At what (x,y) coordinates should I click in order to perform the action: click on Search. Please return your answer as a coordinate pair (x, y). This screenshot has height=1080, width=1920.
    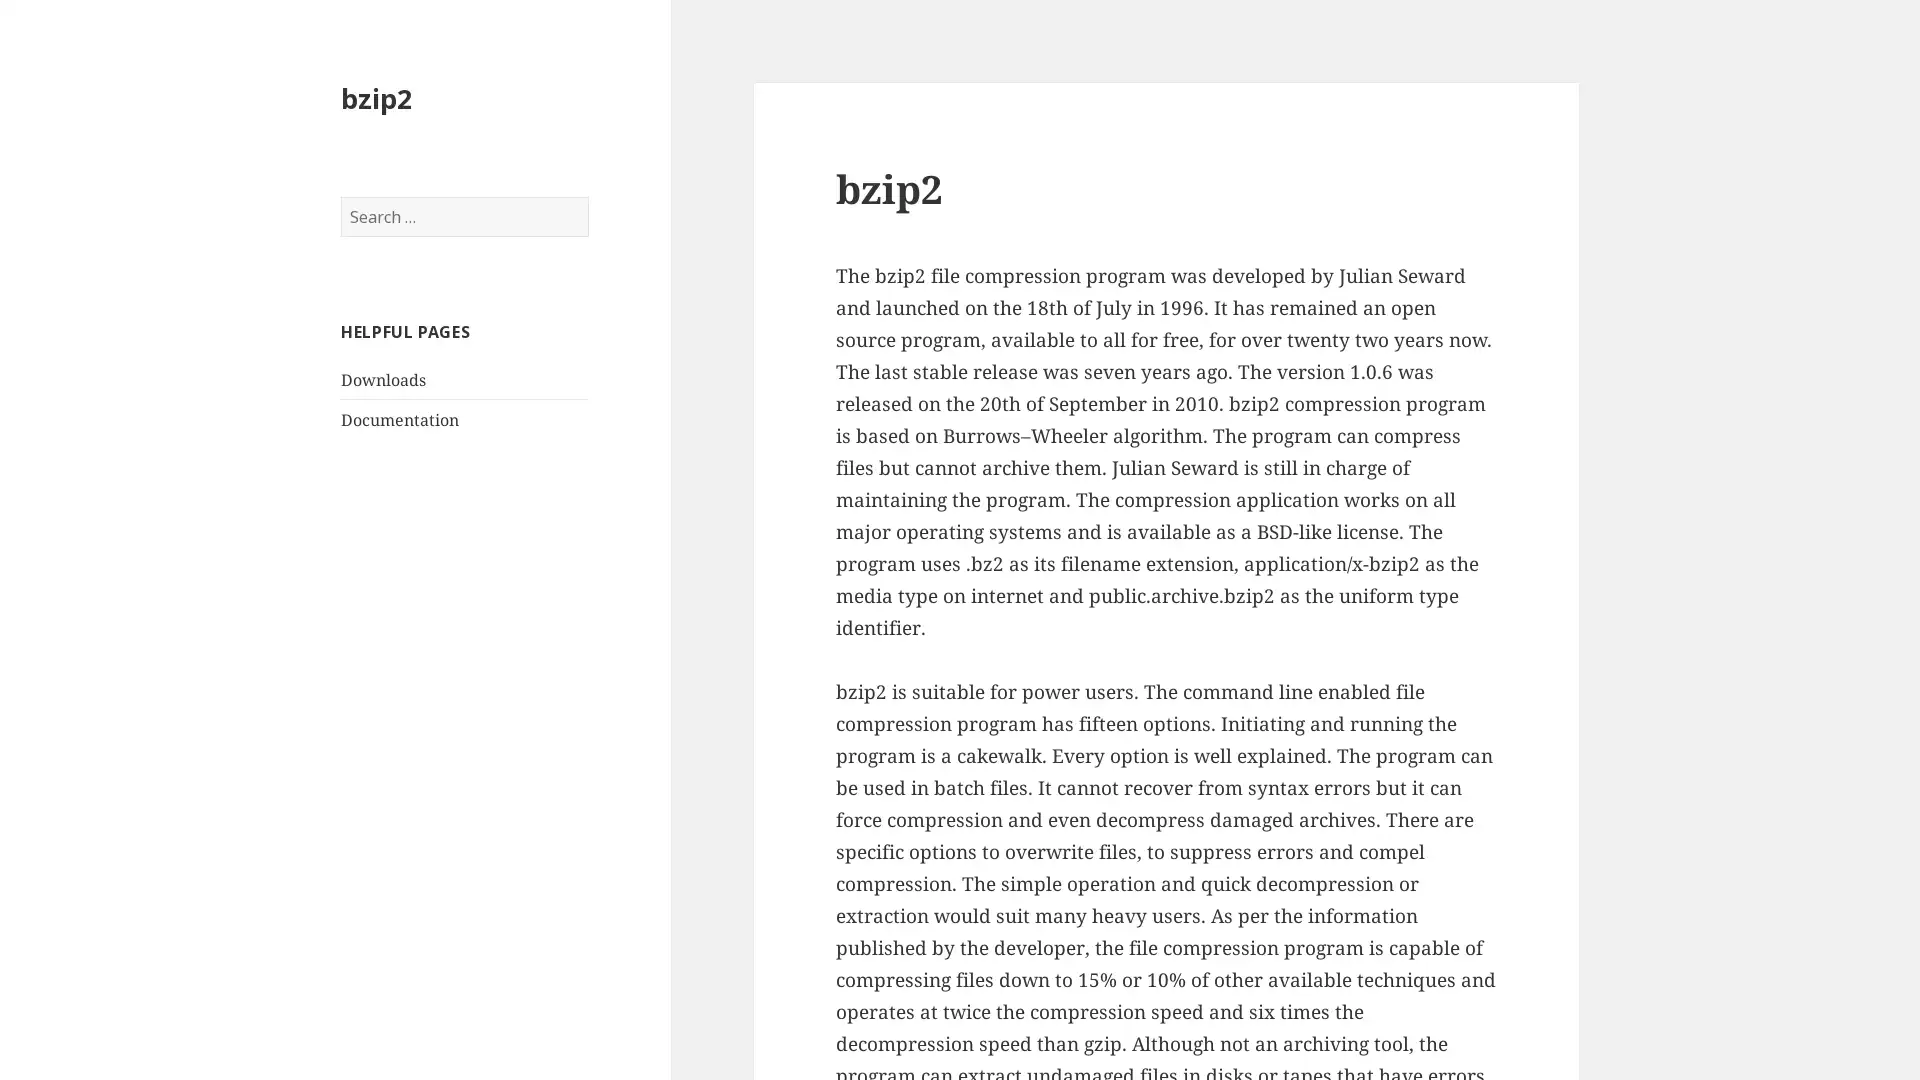
    Looking at the image, I should click on (587, 197).